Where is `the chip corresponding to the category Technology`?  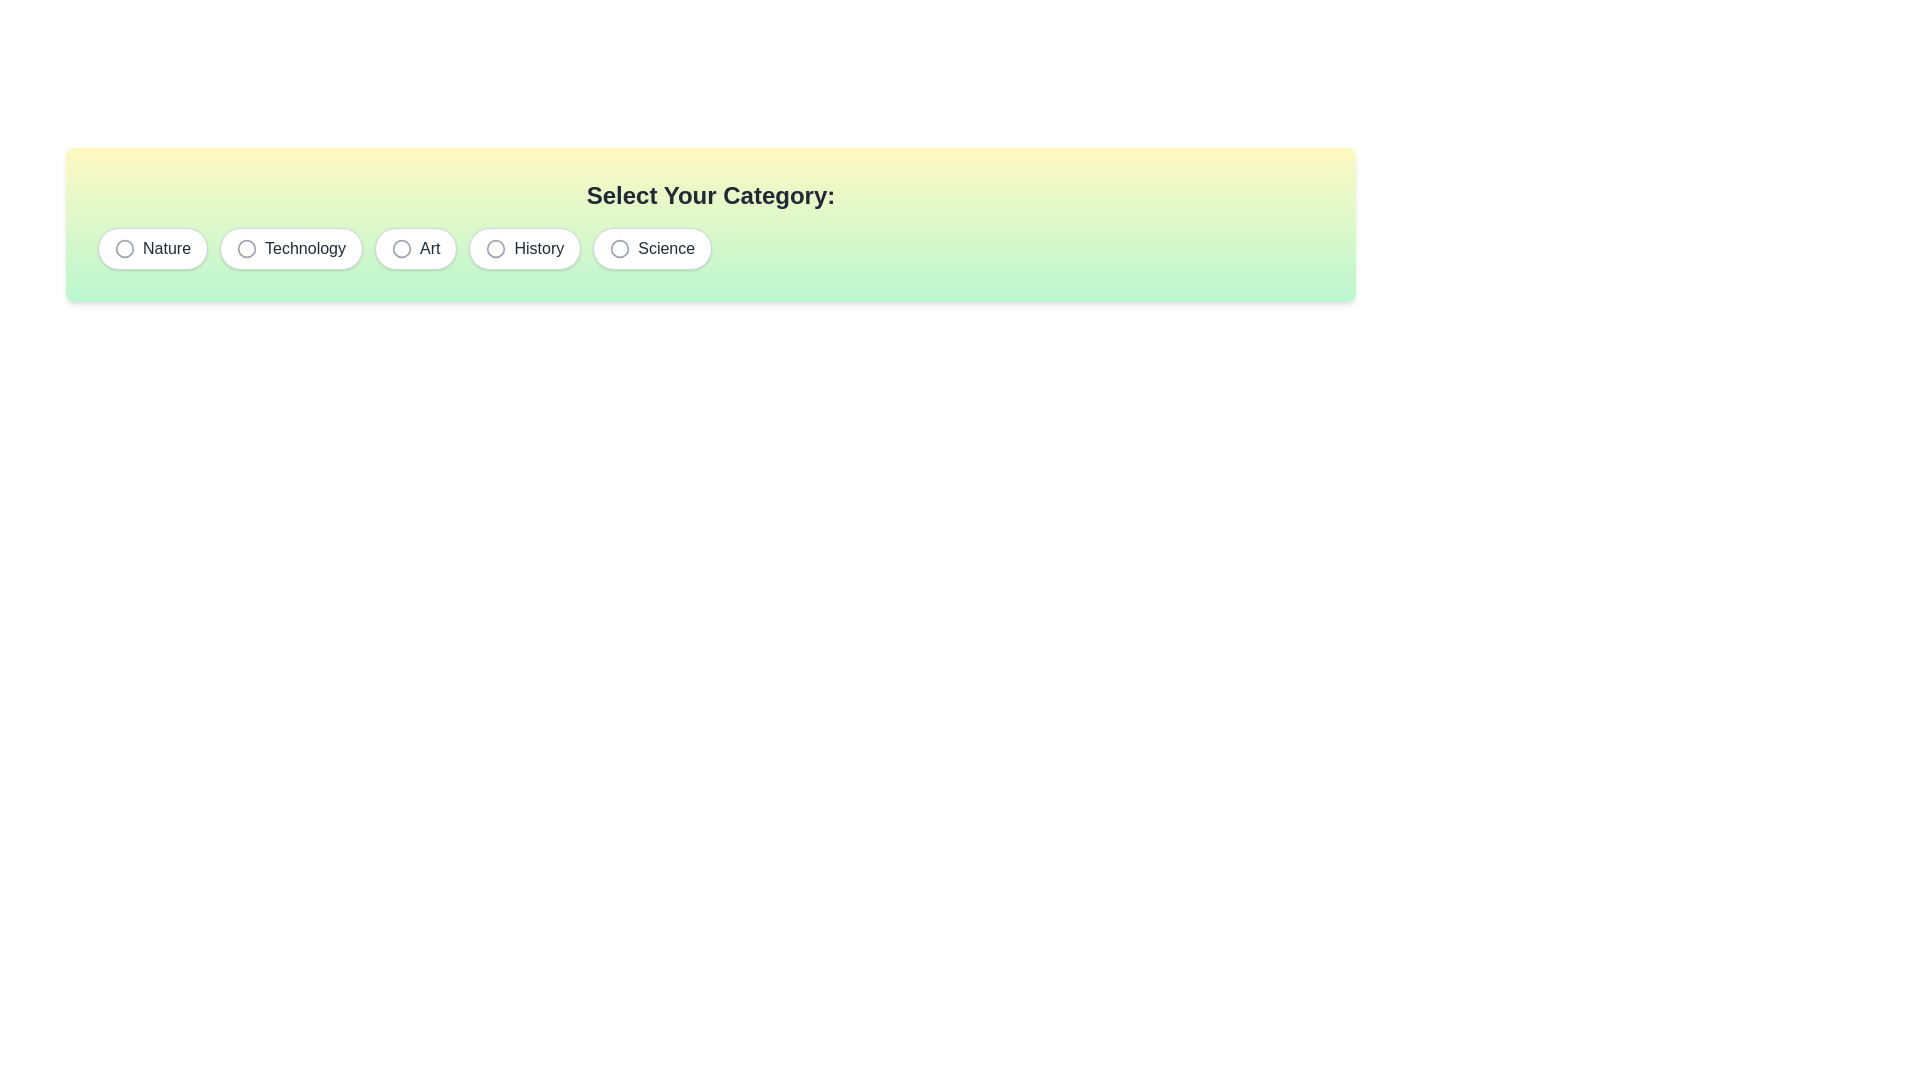 the chip corresponding to the category Technology is located at coordinates (290, 248).